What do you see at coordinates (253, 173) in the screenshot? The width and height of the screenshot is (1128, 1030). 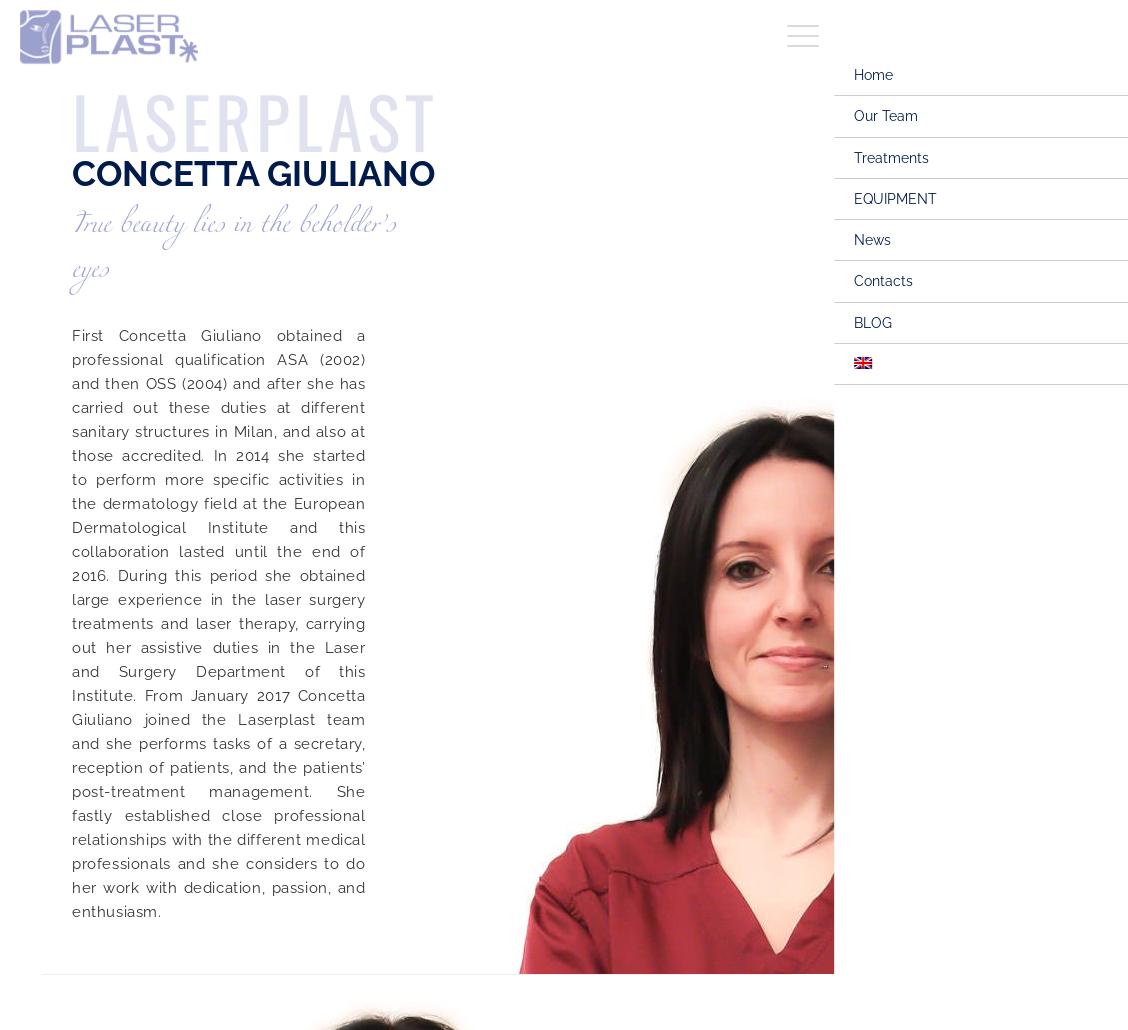 I see `'CONCETTA GIULIANO'` at bounding box center [253, 173].